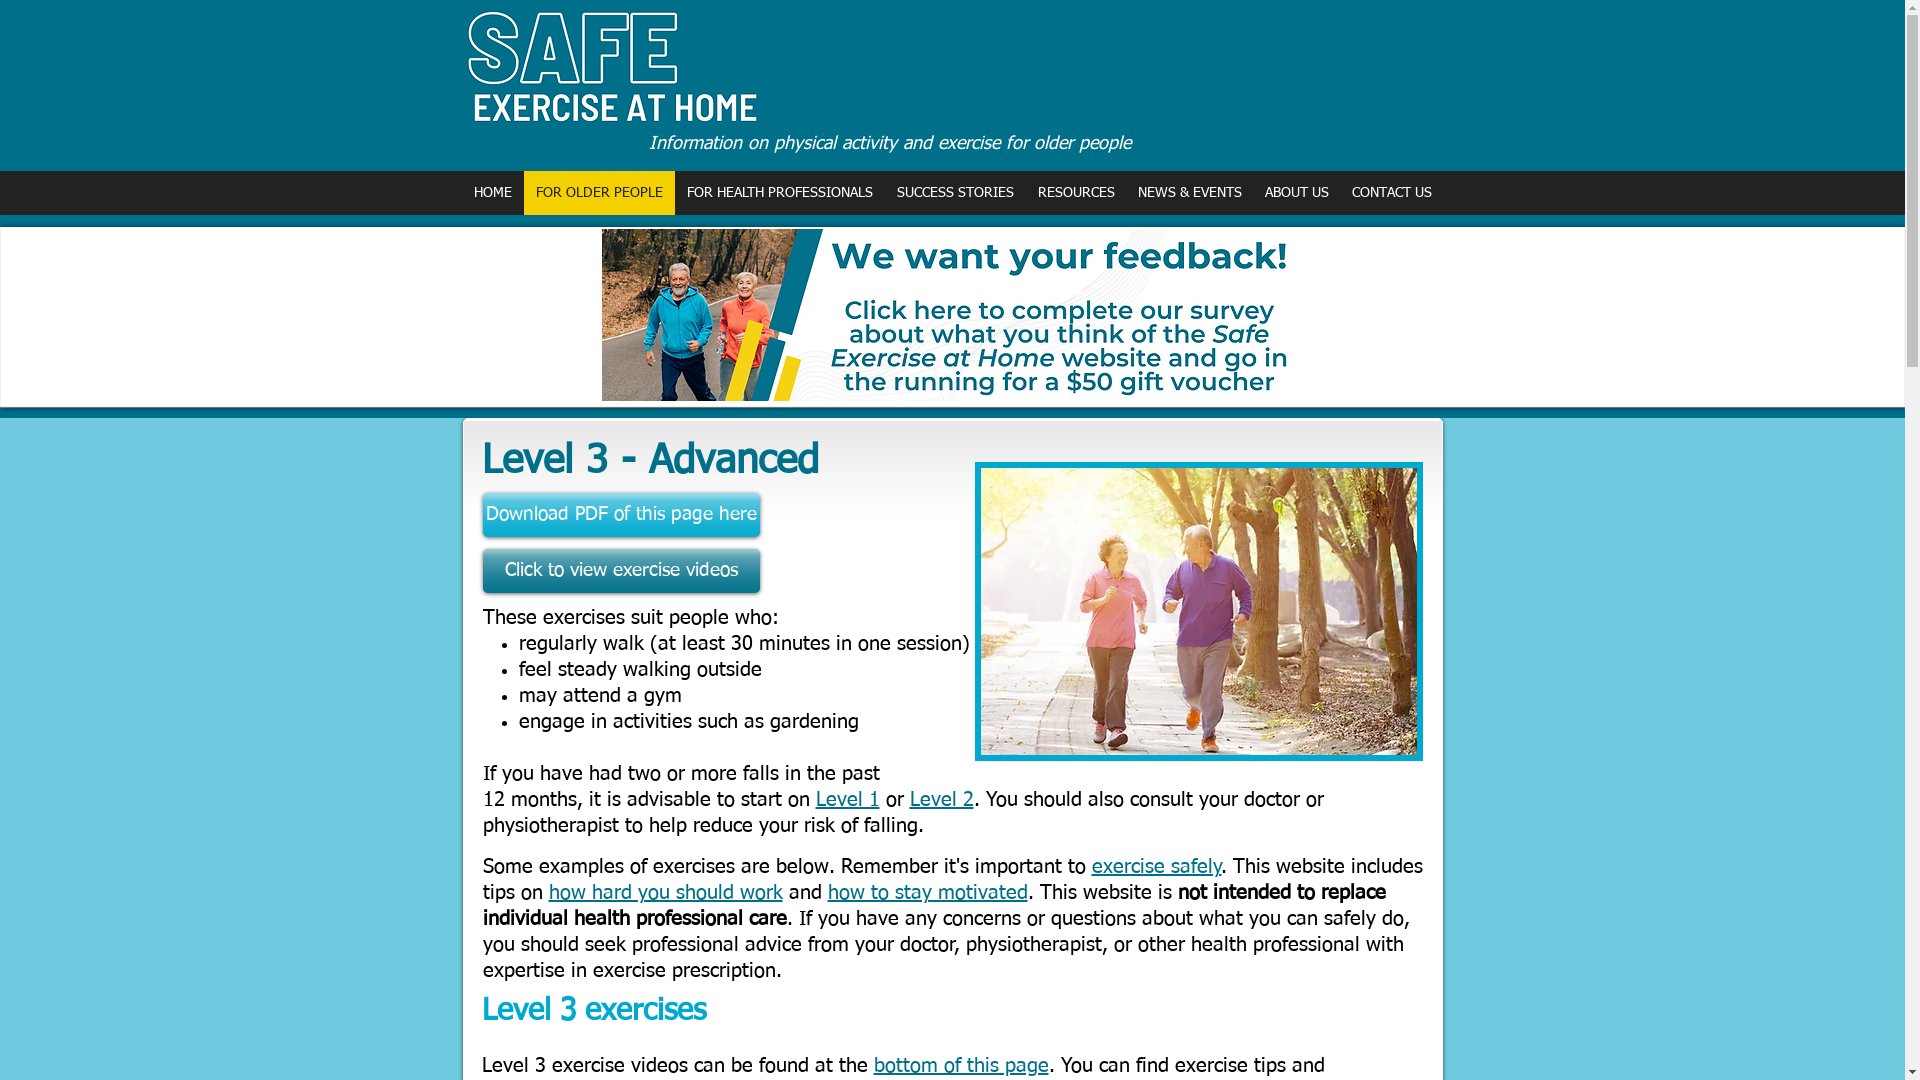  I want to click on 'how hard you should work', so click(547, 892).